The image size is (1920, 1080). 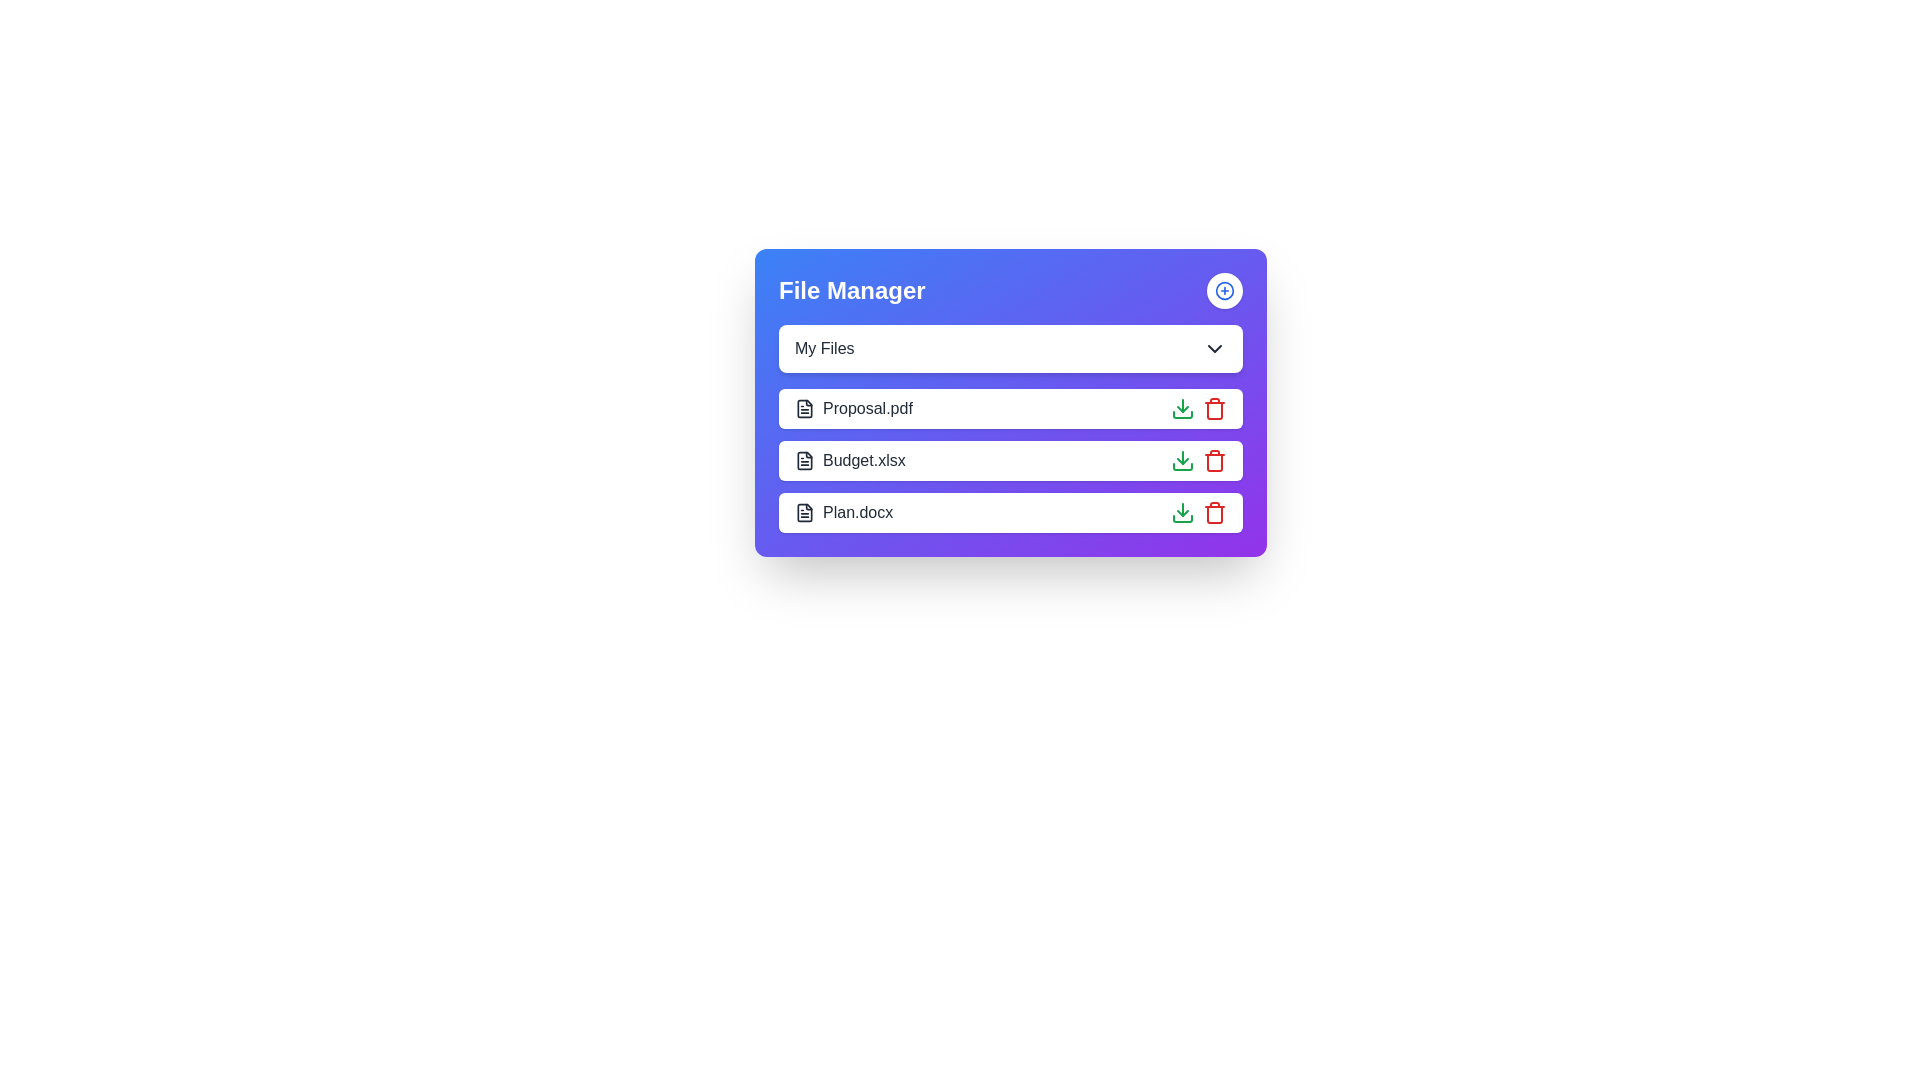 I want to click on the green icon in the group of icons associated with the 'Budget.xlsx' file to initiate a download, so click(x=1199, y=461).